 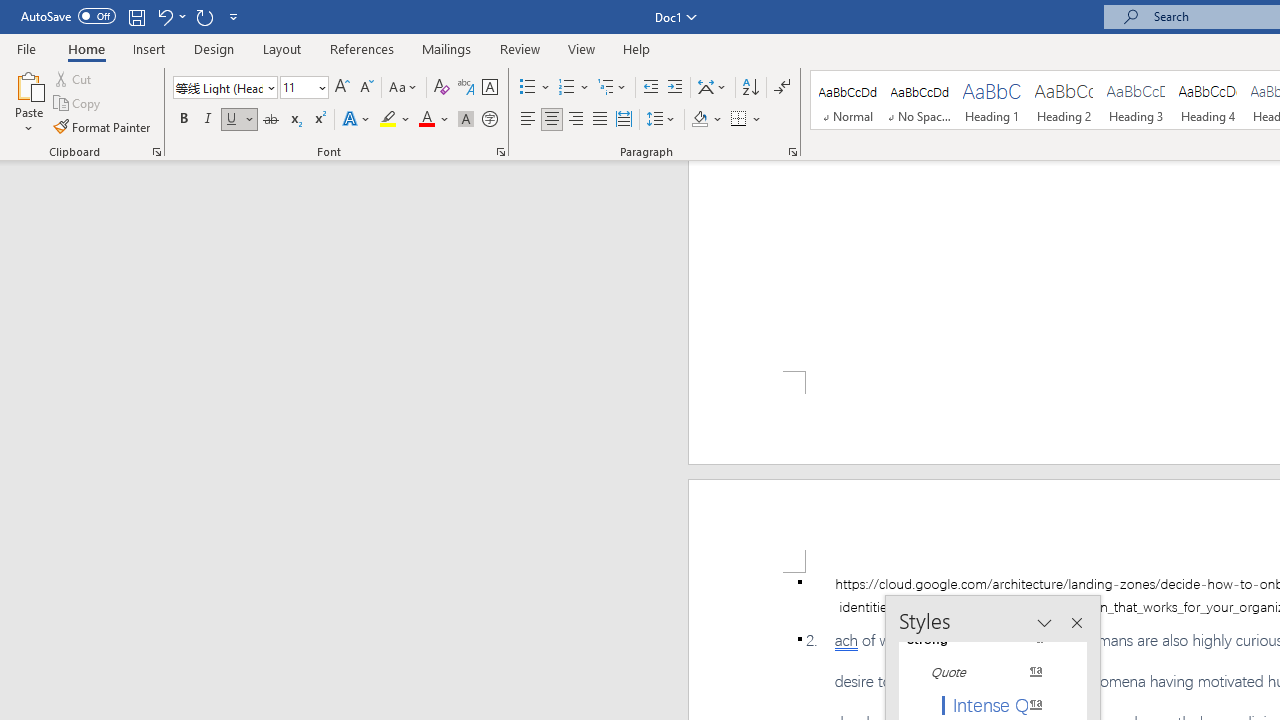 What do you see at coordinates (575, 119) in the screenshot?
I see `'Align Right'` at bounding box center [575, 119].